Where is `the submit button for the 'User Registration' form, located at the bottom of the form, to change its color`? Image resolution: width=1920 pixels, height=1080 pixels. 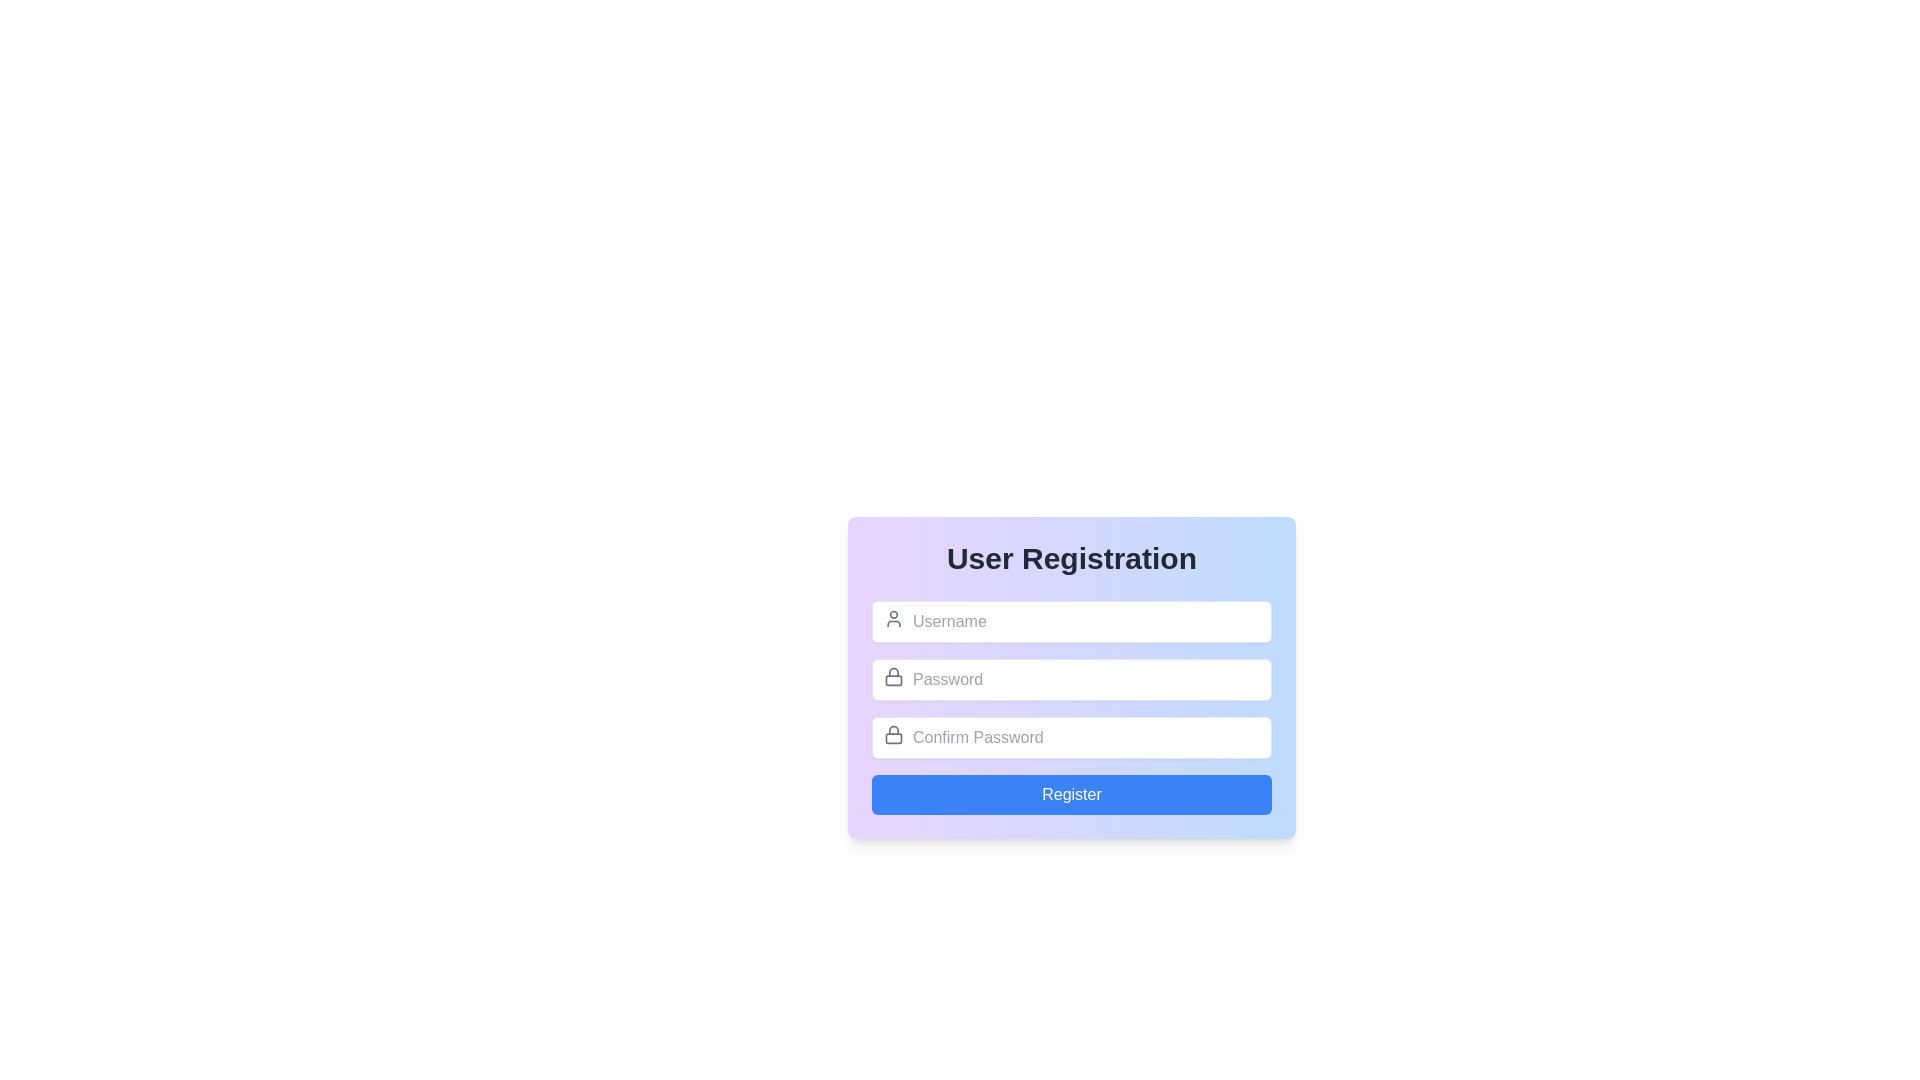
the submit button for the 'User Registration' form, located at the bottom of the form, to change its color is located at coordinates (1070, 793).